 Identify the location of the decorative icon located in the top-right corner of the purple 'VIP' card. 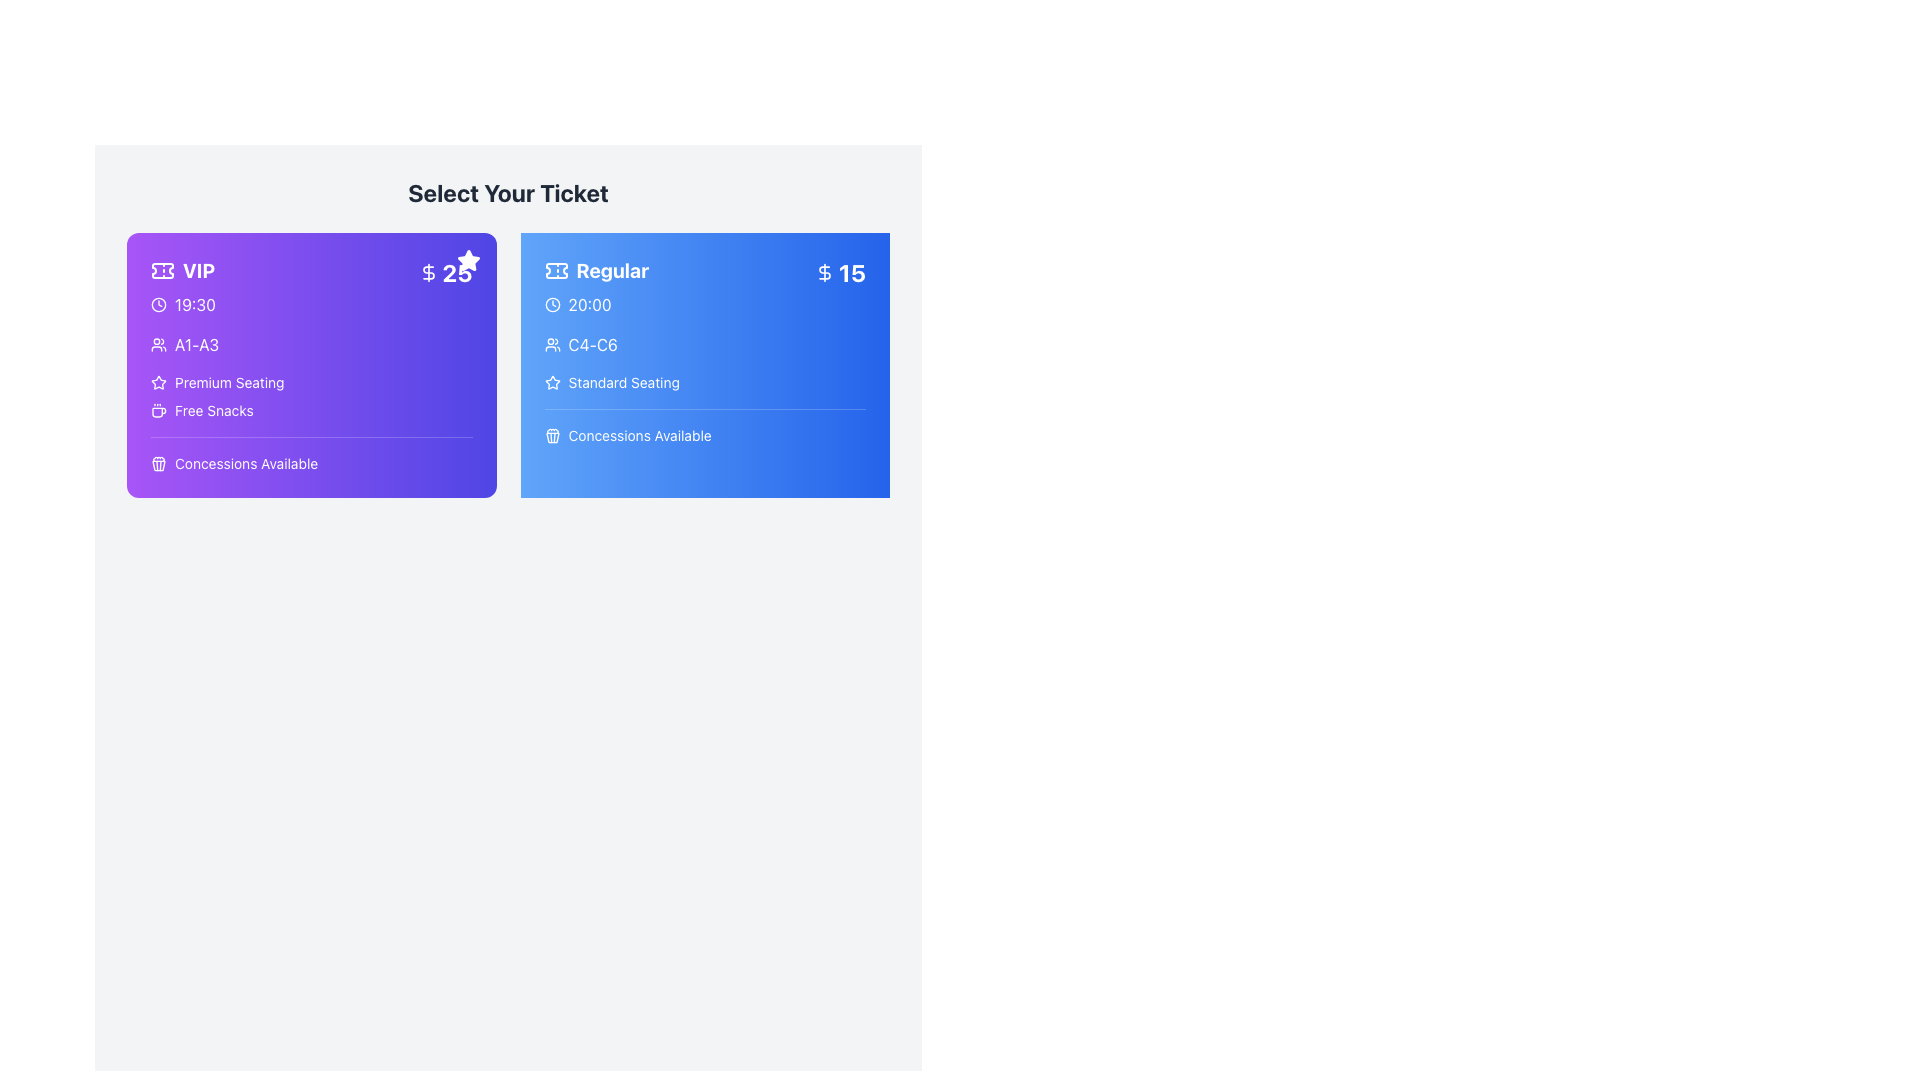
(467, 260).